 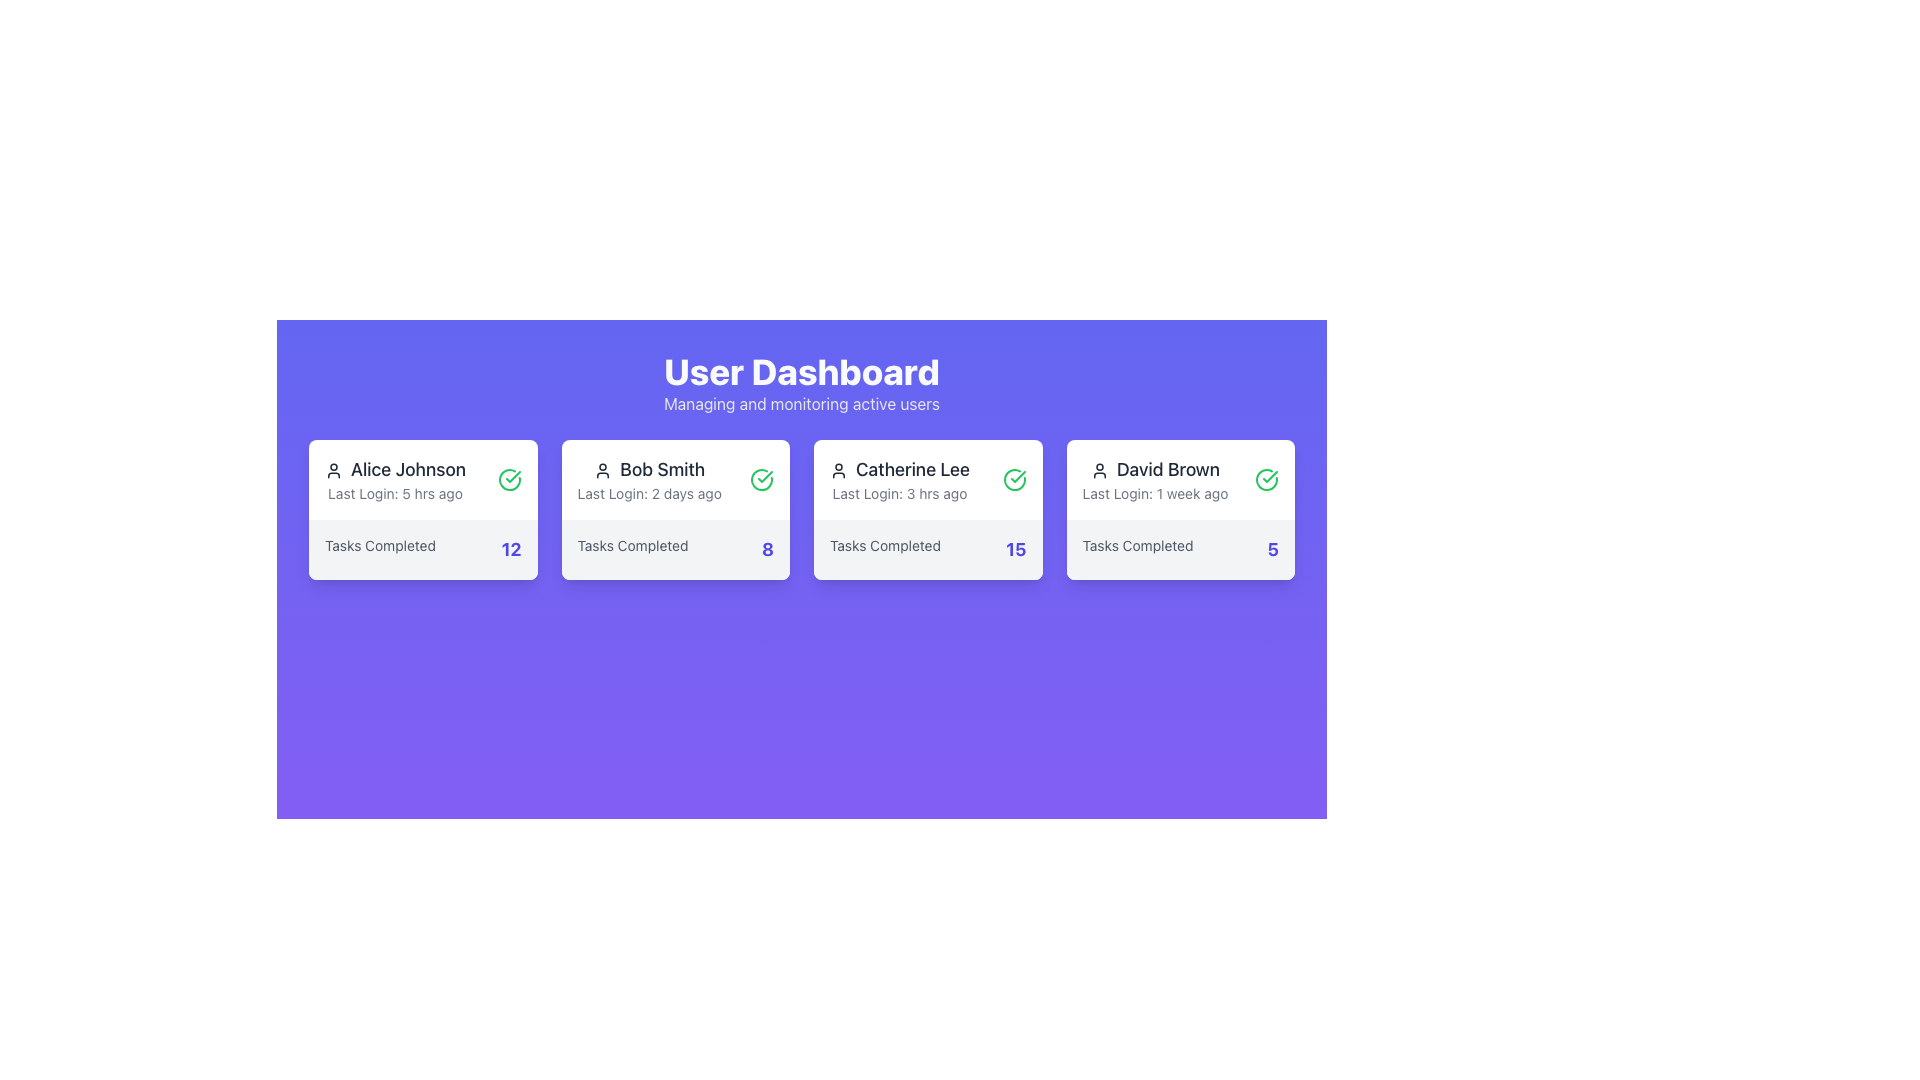 What do you see at coordinates (898, 470) in the screenshot?
I see `the first text label displaying the user's name, located in the third user information card under the 'User Dashboard', above the 'Last Login' field` at bounding box center [898, 470].